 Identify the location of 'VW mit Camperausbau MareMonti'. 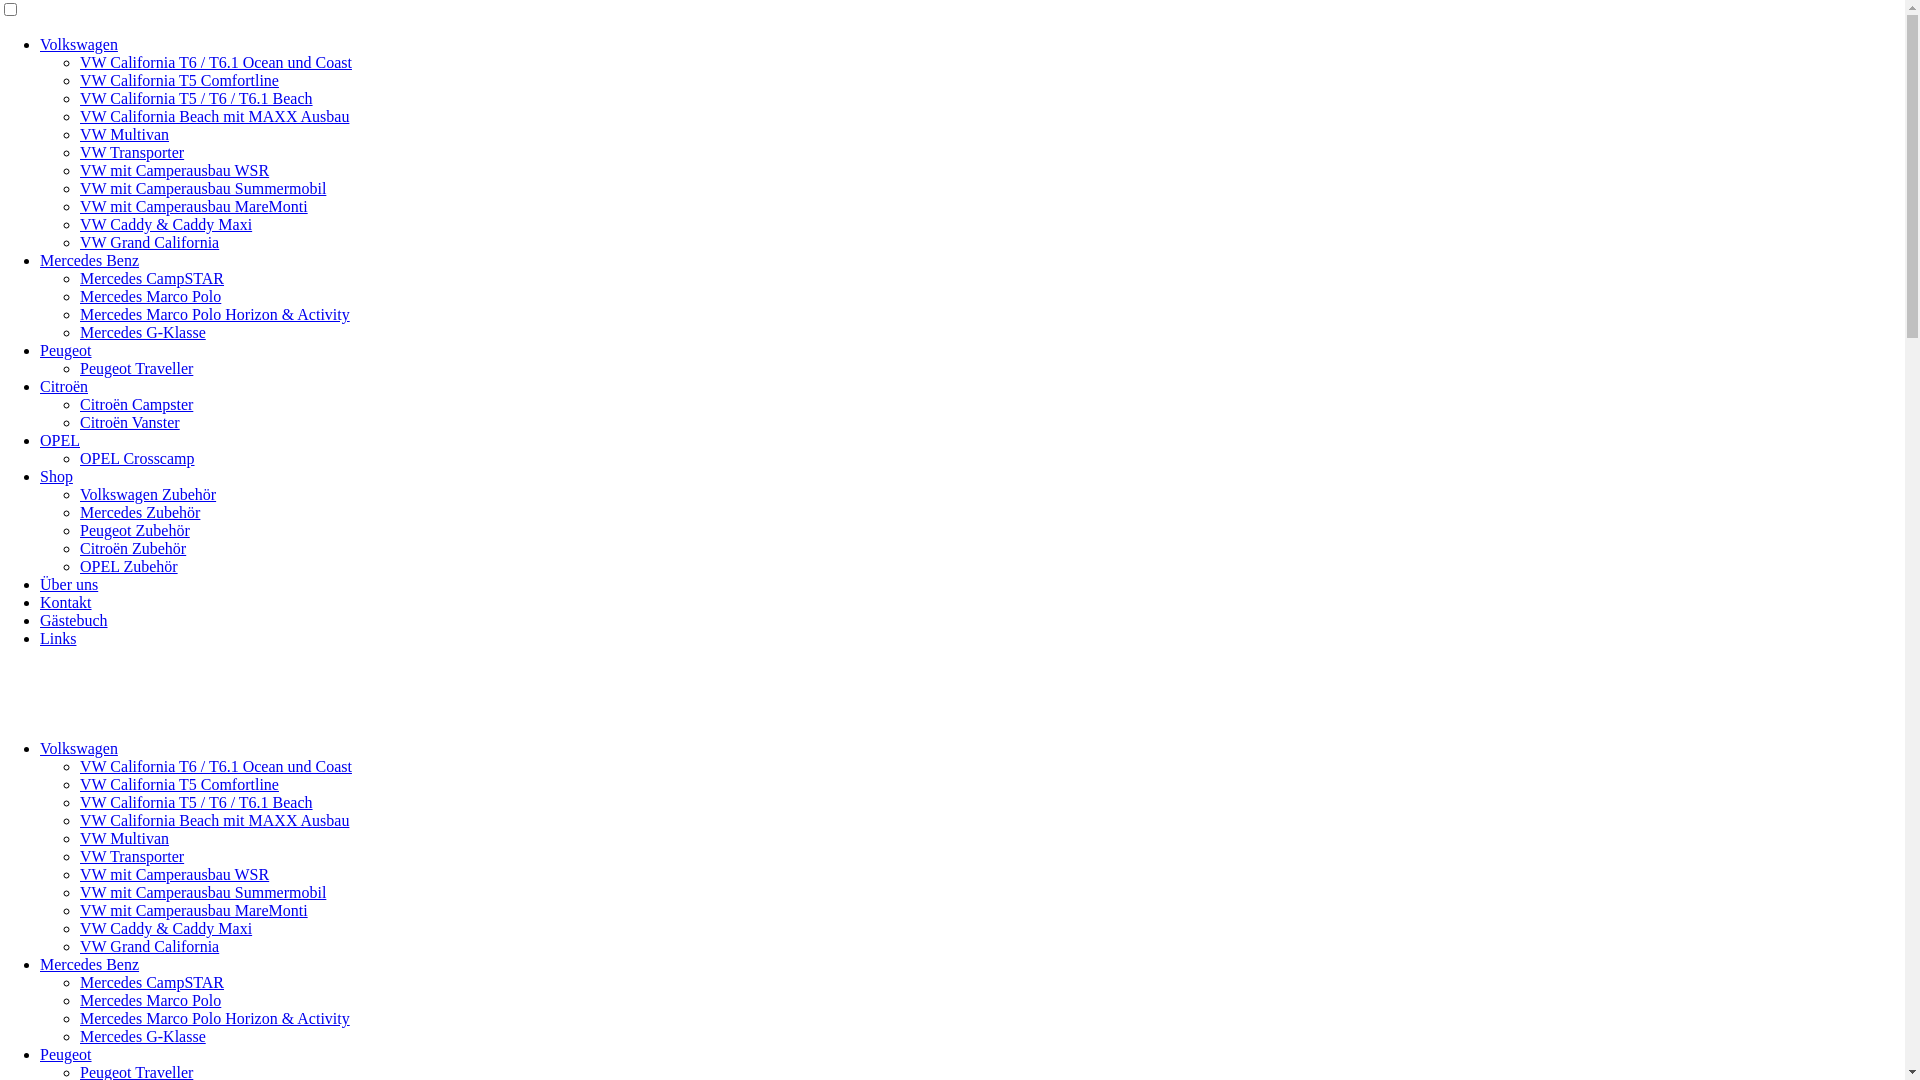
(193, 206).